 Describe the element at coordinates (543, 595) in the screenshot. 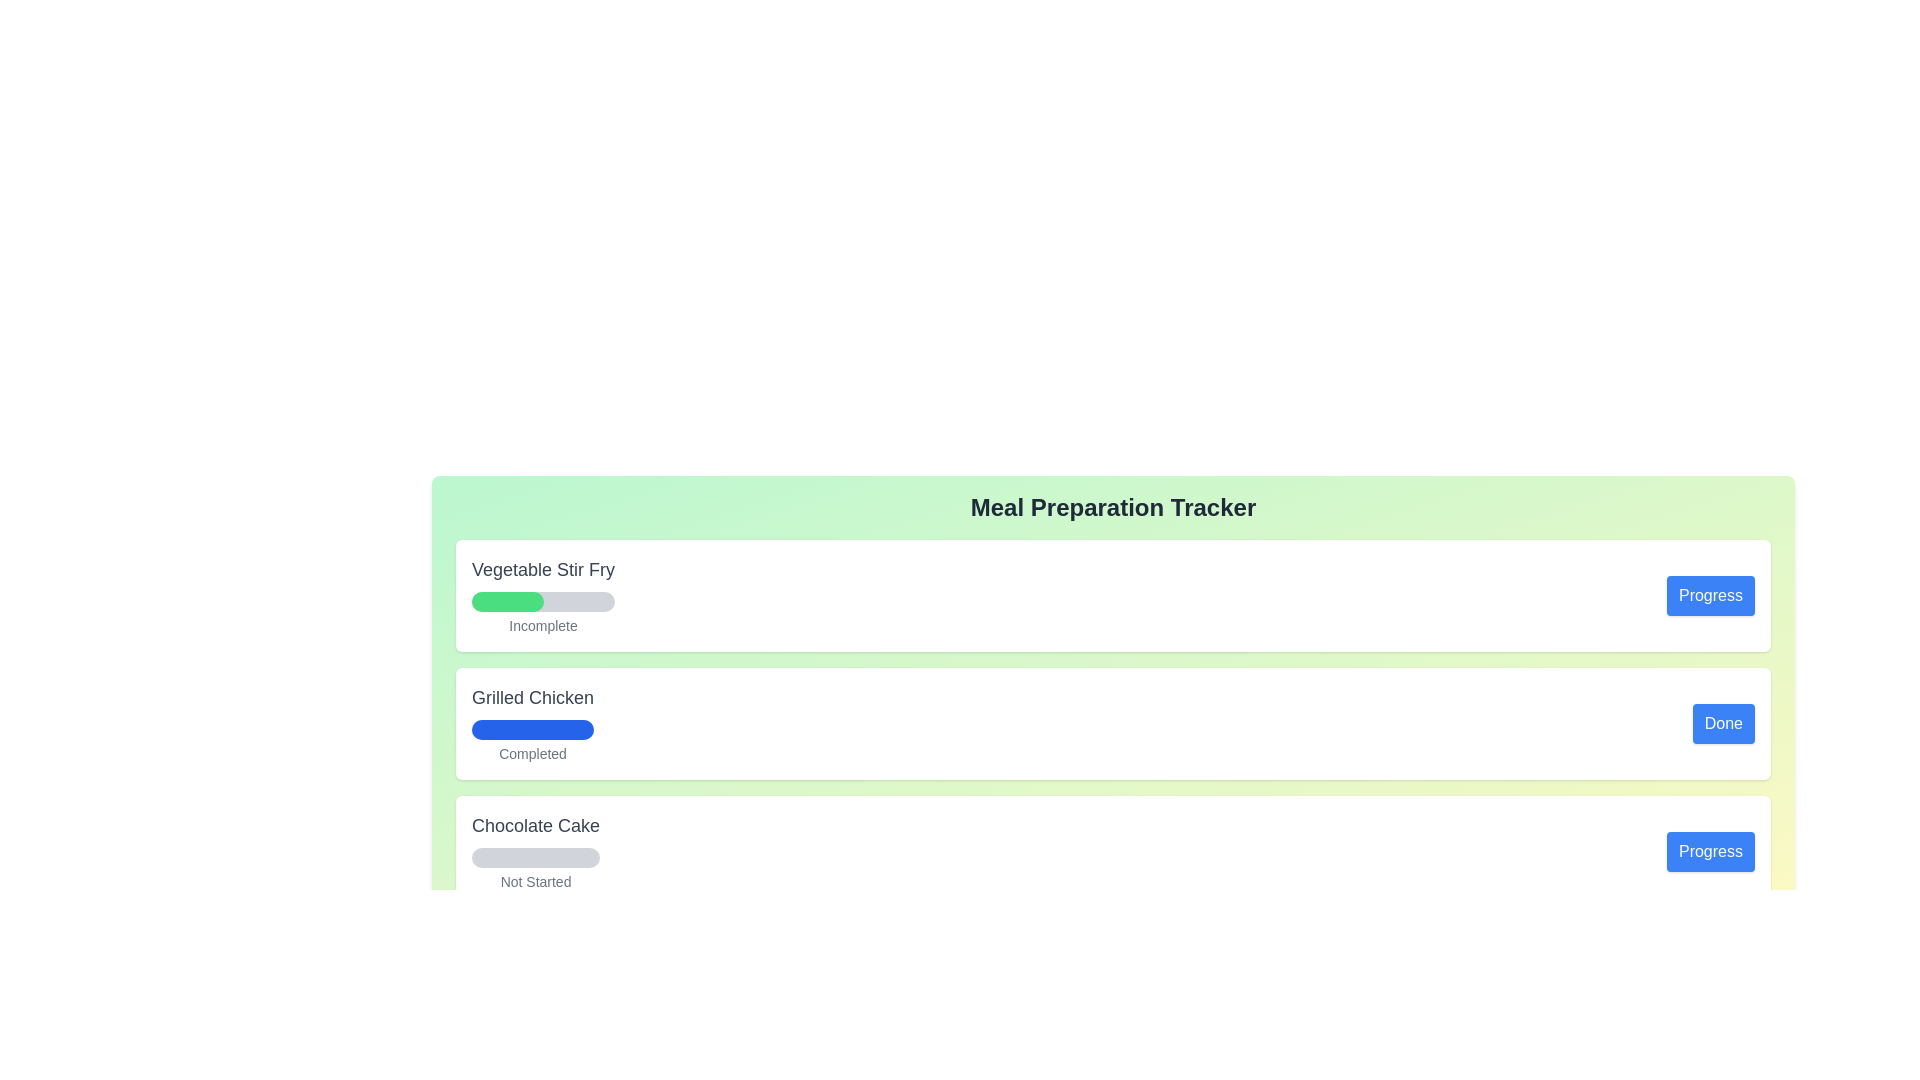

I see `the completion status of the 'Vegetable Stir Fry' task progress display, which shows a progress bar and the status text 'Incomplete'` at that location.